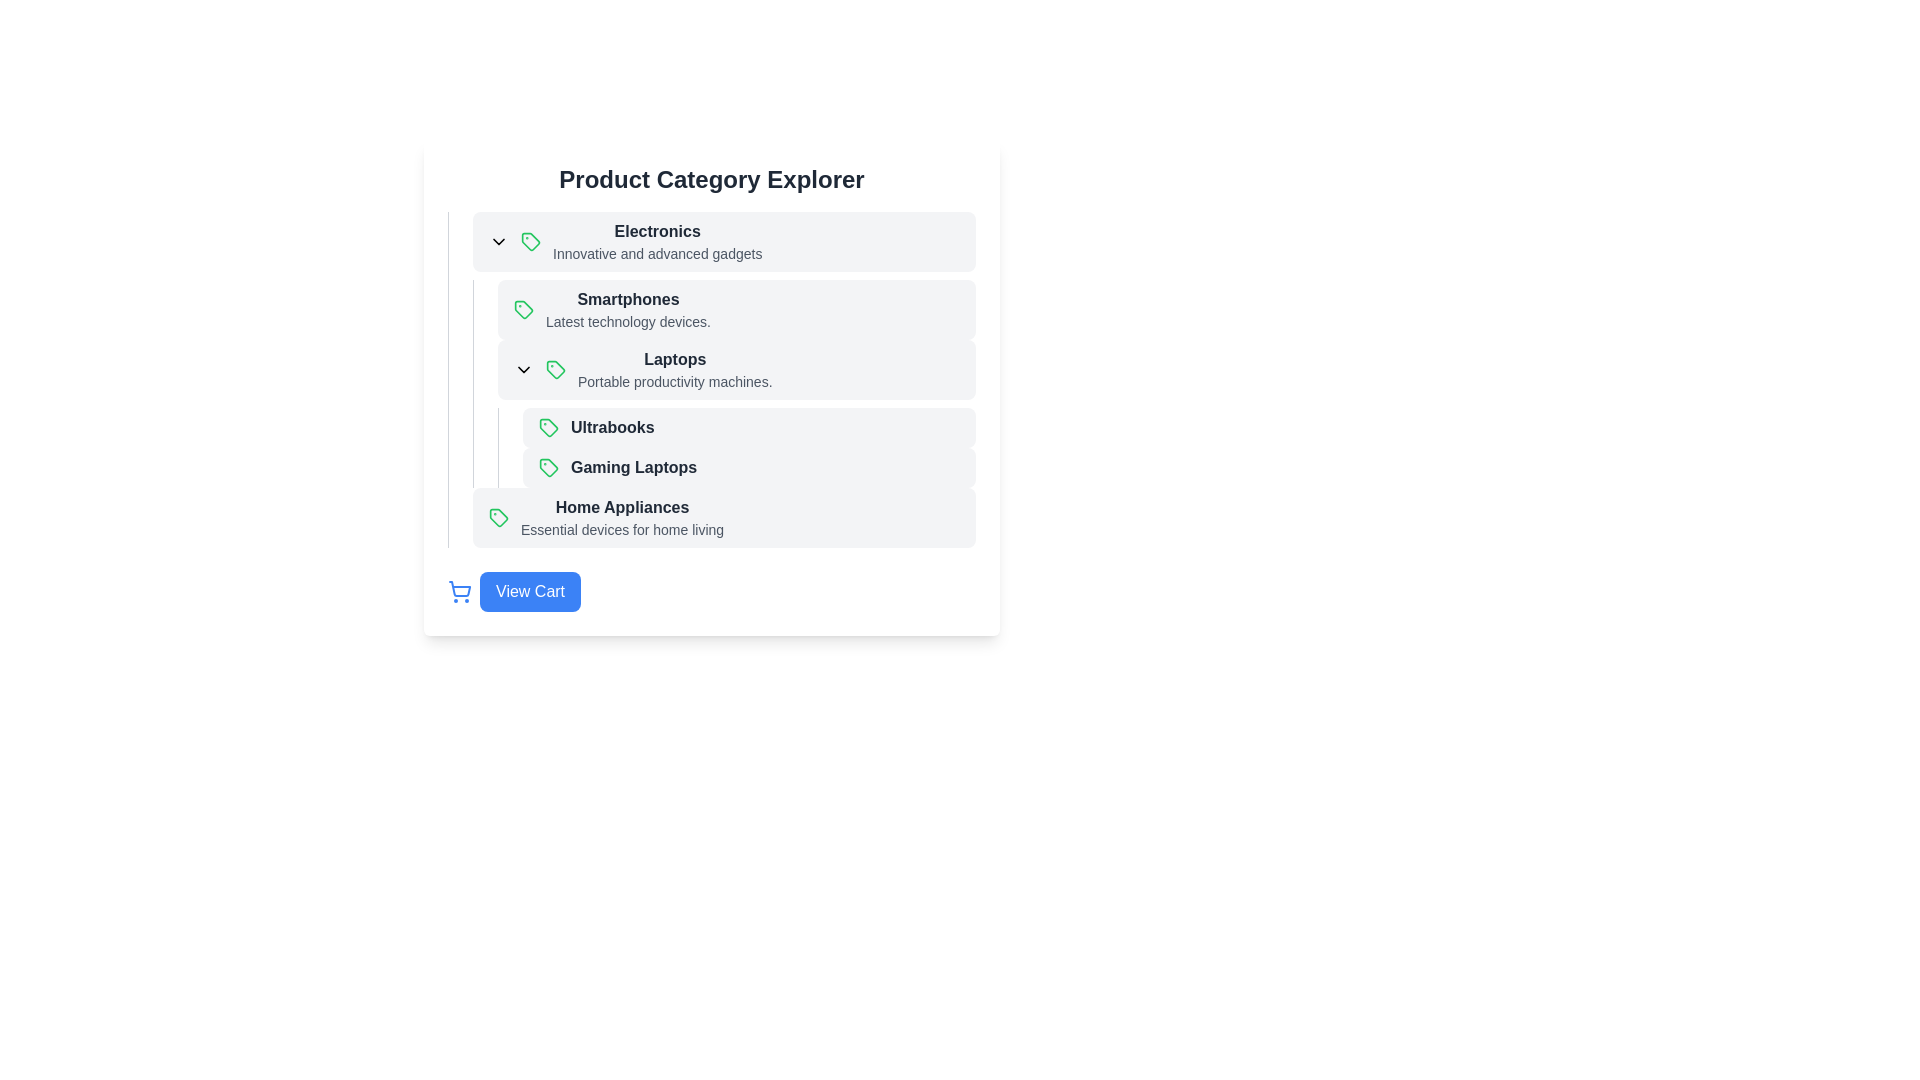 The image size is (1920, 1080). I want to click on the 'Electronics' category tag icon, which is the graphical identifier located to the left of the text 'Electronics' in the Product Category Explorer interface, so click(531, 241).